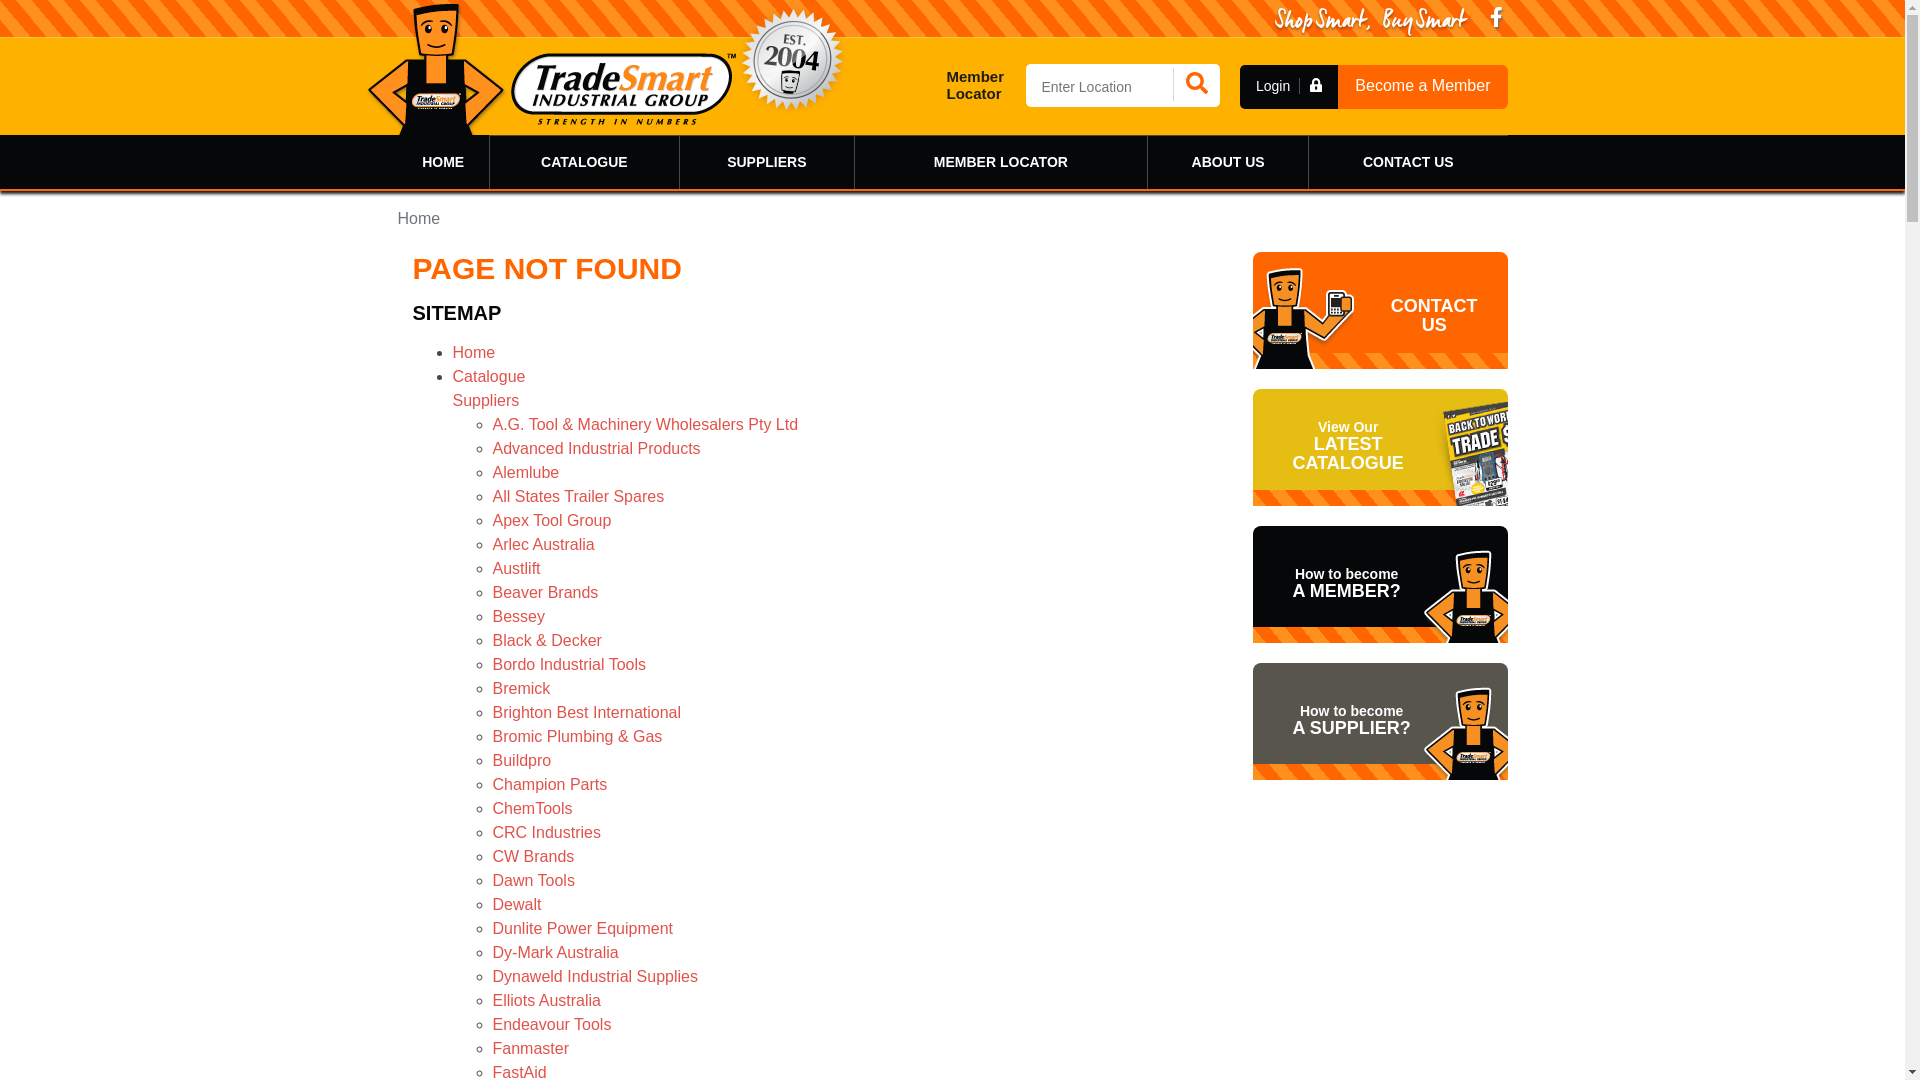 Image resolution: width=1920 pixels, height=1080 pixels. I want to click on 'Dawn Tools', so click(532, 879).